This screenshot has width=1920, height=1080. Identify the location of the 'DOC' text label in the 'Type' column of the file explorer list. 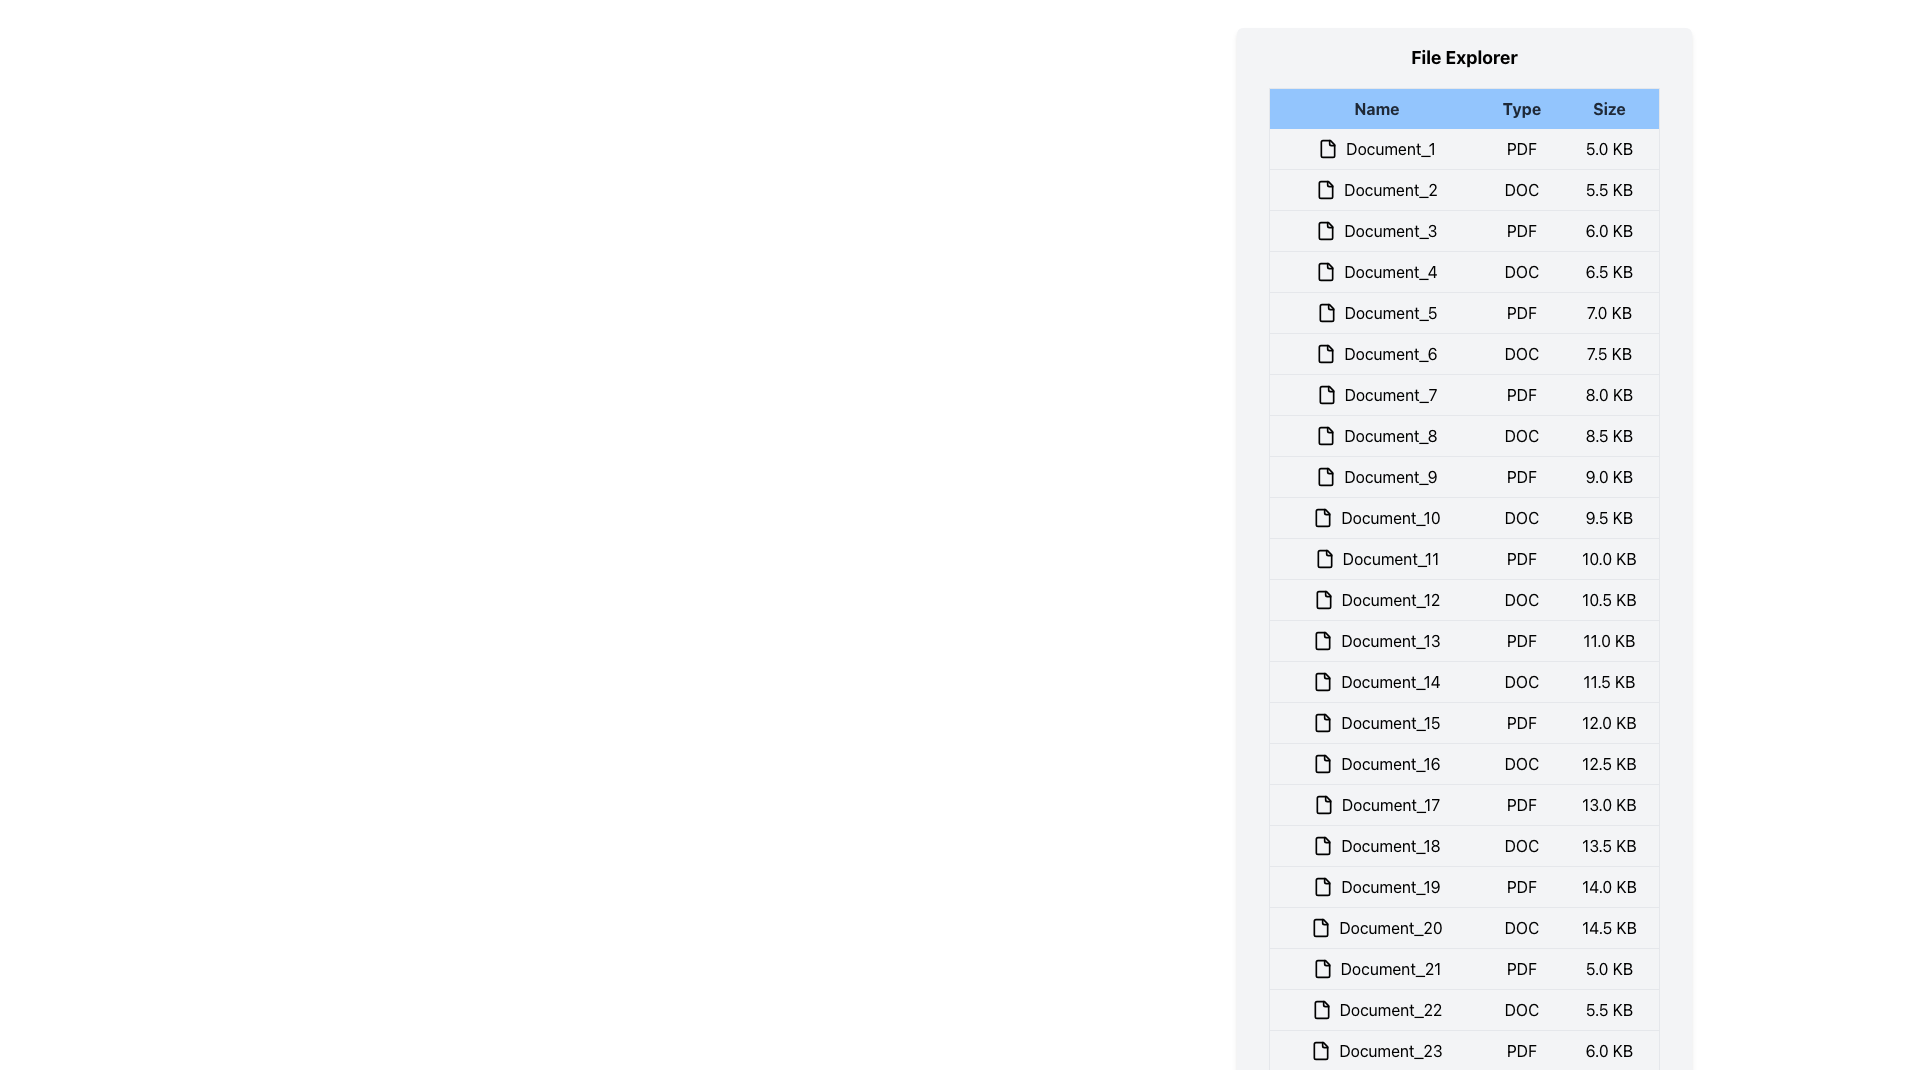
(1520, 434).